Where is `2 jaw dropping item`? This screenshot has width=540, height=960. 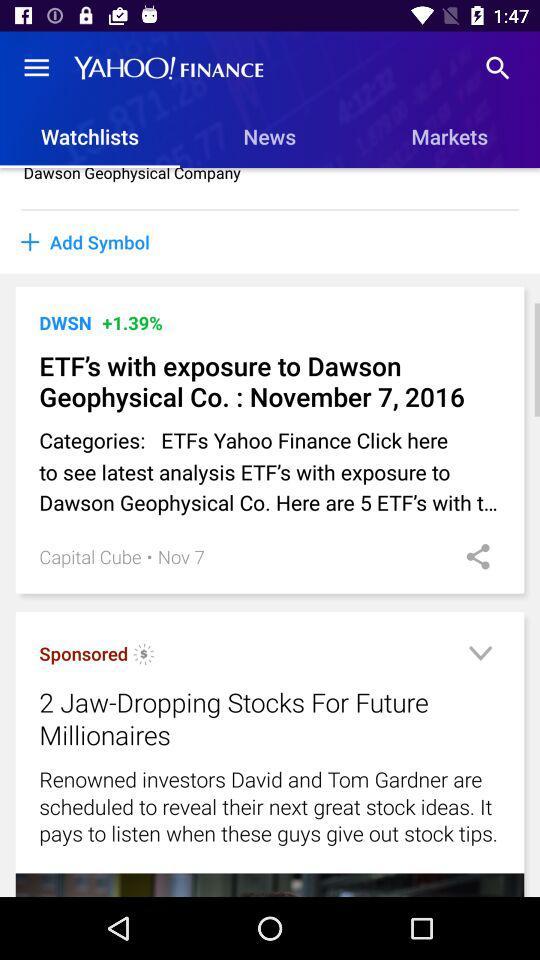 2 jaw dropping item is located at coordinates (245, 718).